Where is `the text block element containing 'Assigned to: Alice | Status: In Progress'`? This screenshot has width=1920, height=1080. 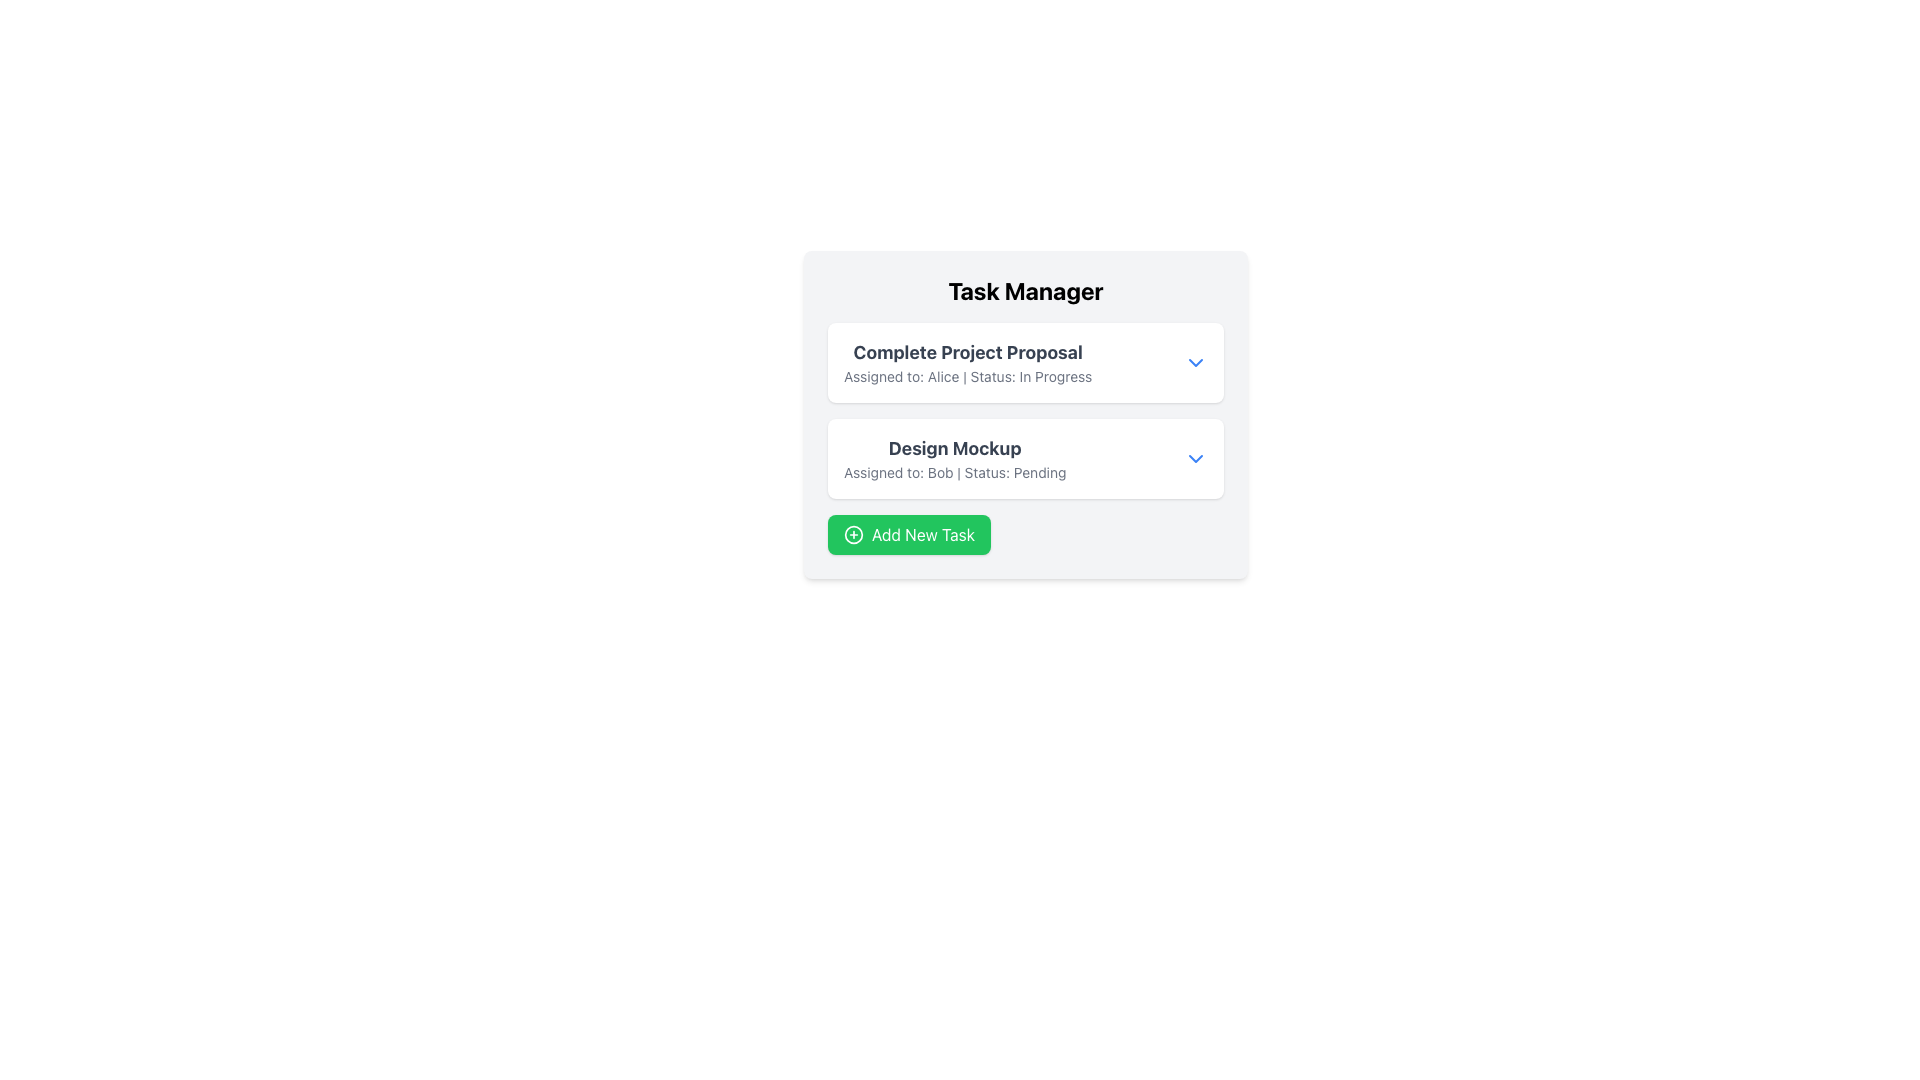
the text block element containing 'Assigned to: Alice | Status: In Progress' is located at coordinates (968, 377).